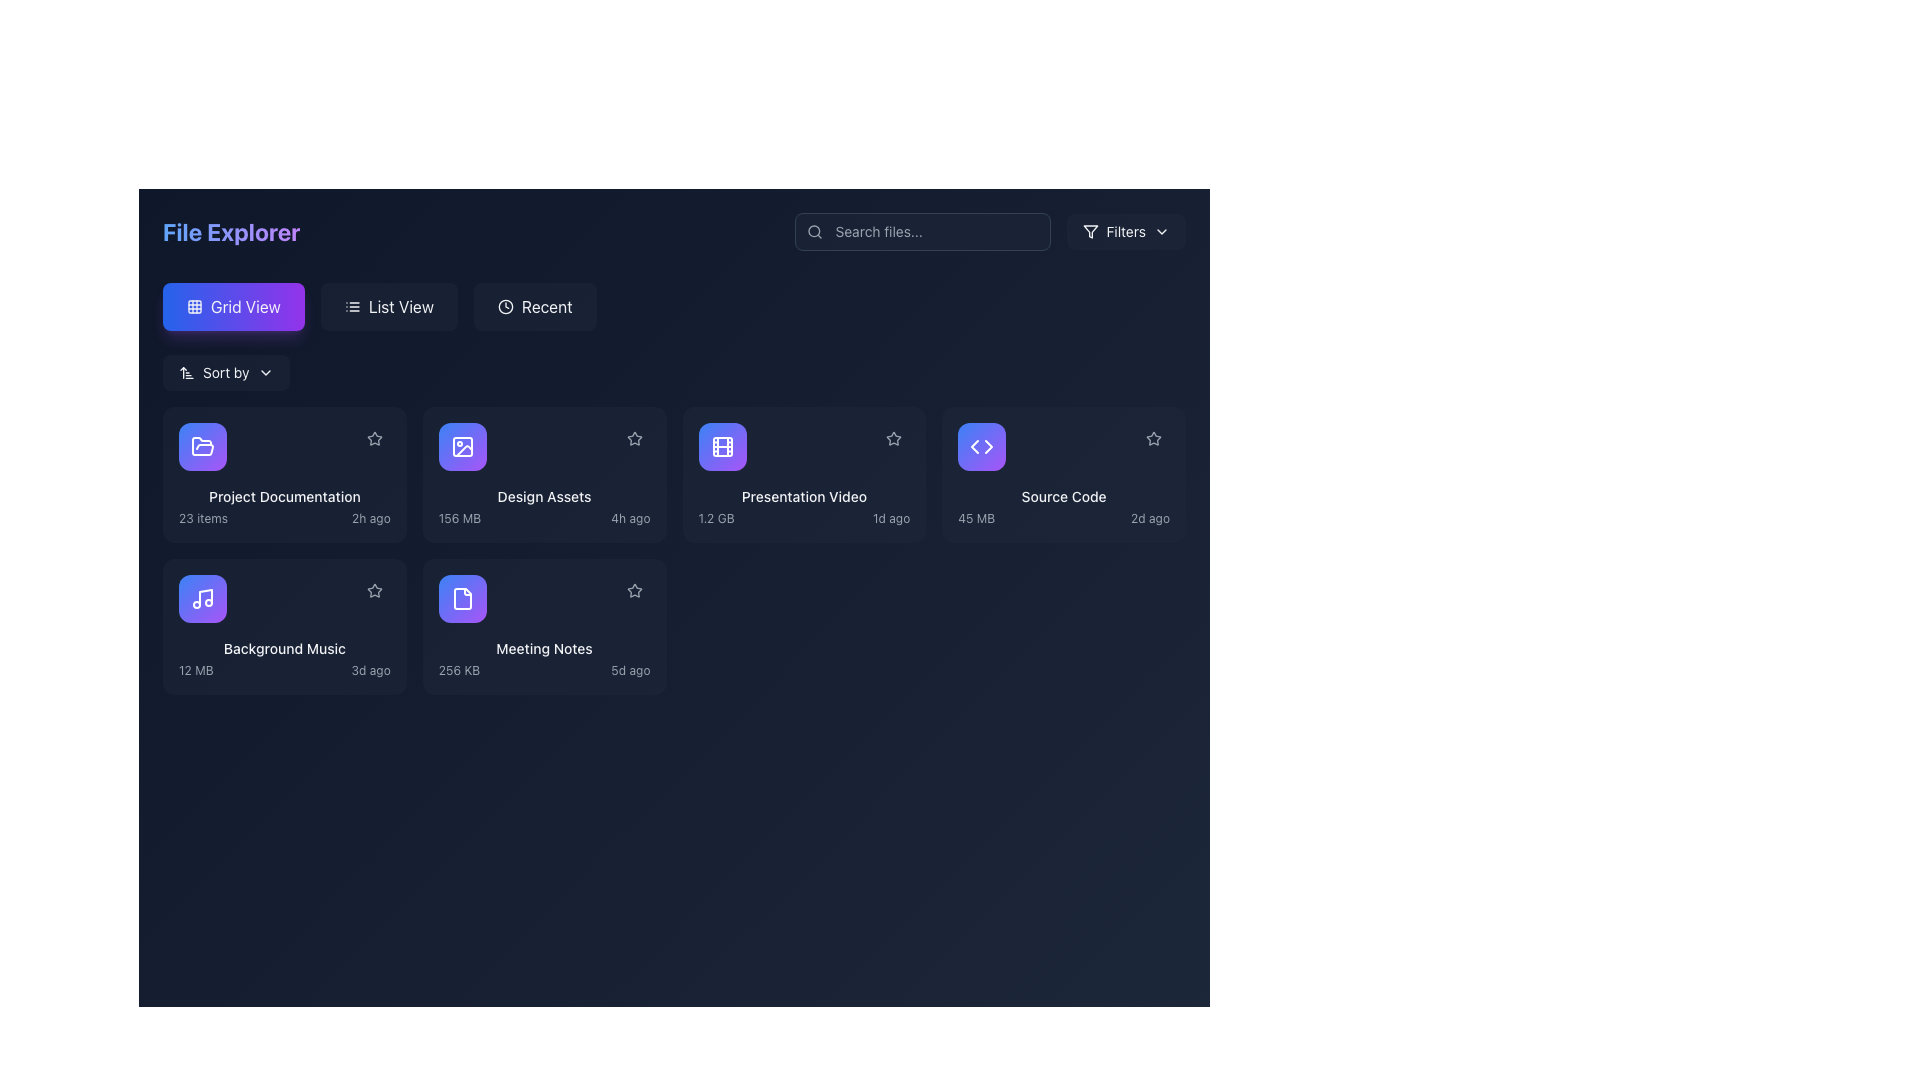 The height and width of the screenshot is (1080, 1920). Describe the element at coordinates (283, 626) in the screenshot. I see `the 'Background Music' card element in the grid layout` at that location.